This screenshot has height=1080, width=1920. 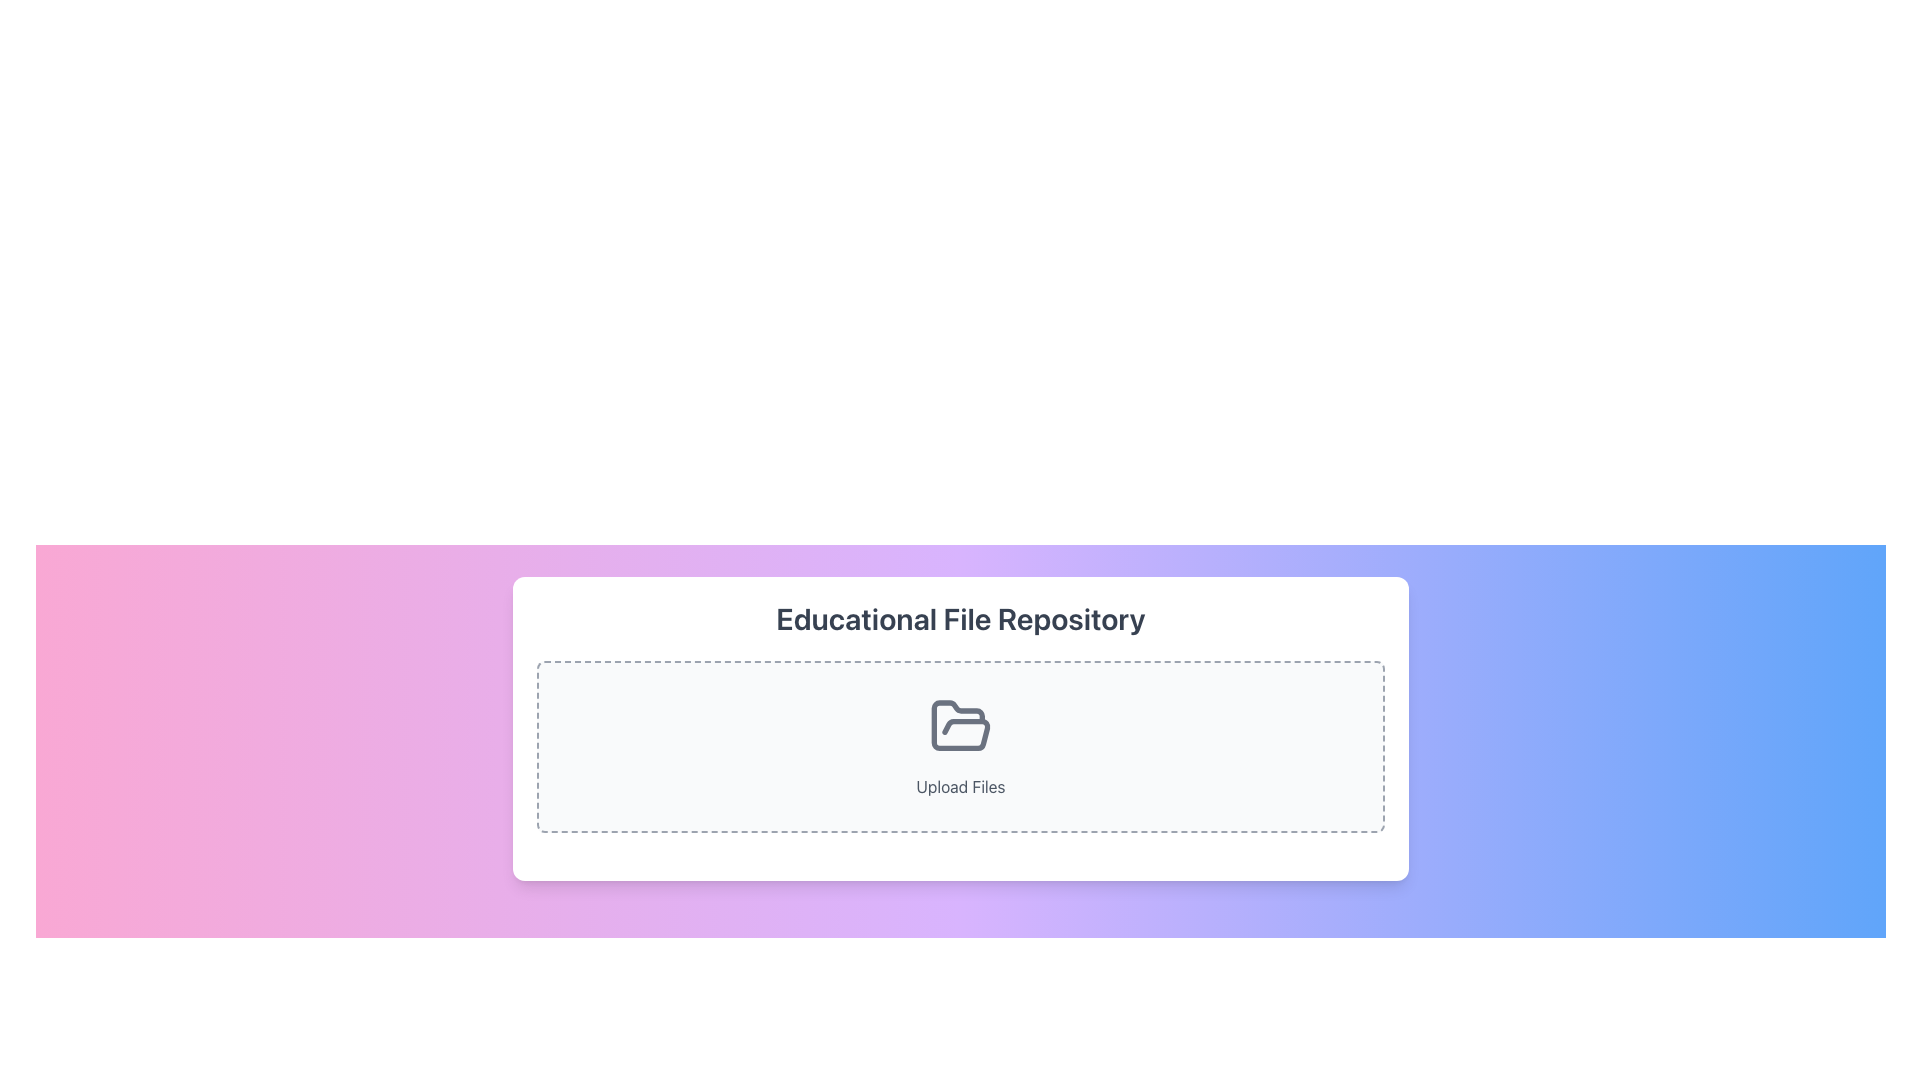 I want to click on and drop files into the File upload area, which is a rectangular box with dashed borders and a folder icon labeled 'Upload Files', located below the 'Educational File Repository' heading, so click(x=960, y=747).